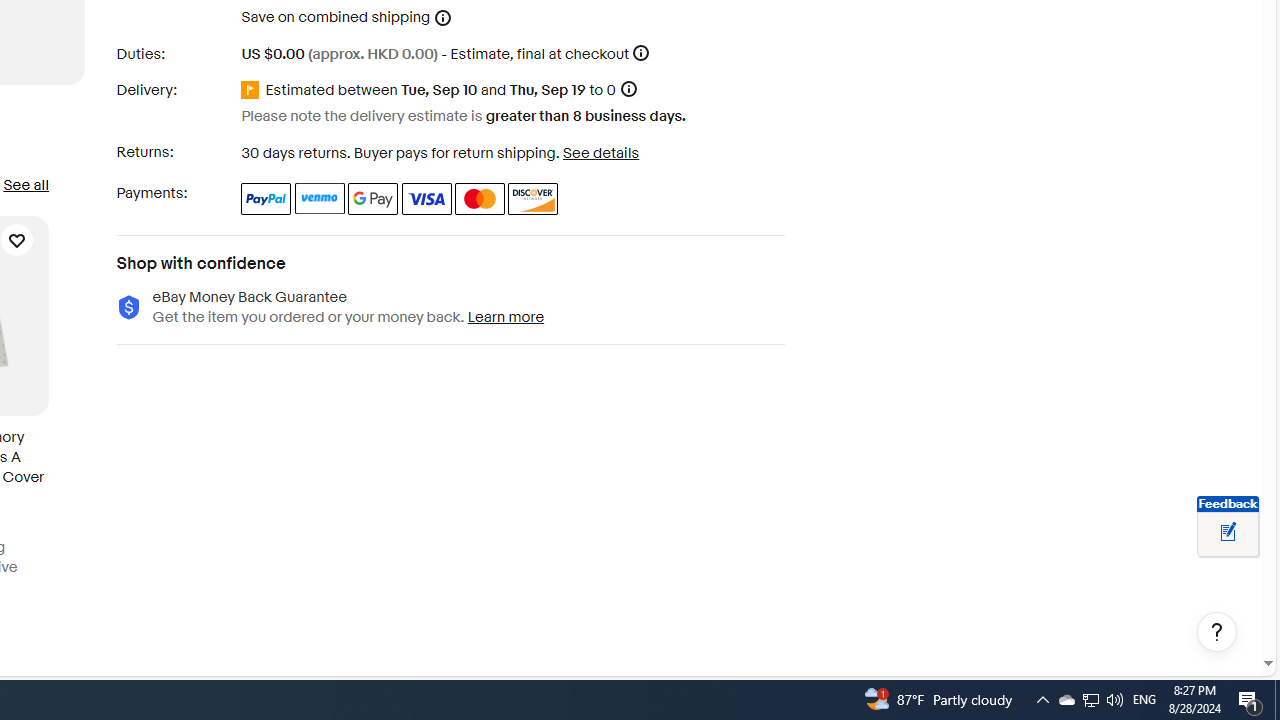 The height and width of the screenshot is (720, 1280). I want to click on 'Discover', so click(533, 198).